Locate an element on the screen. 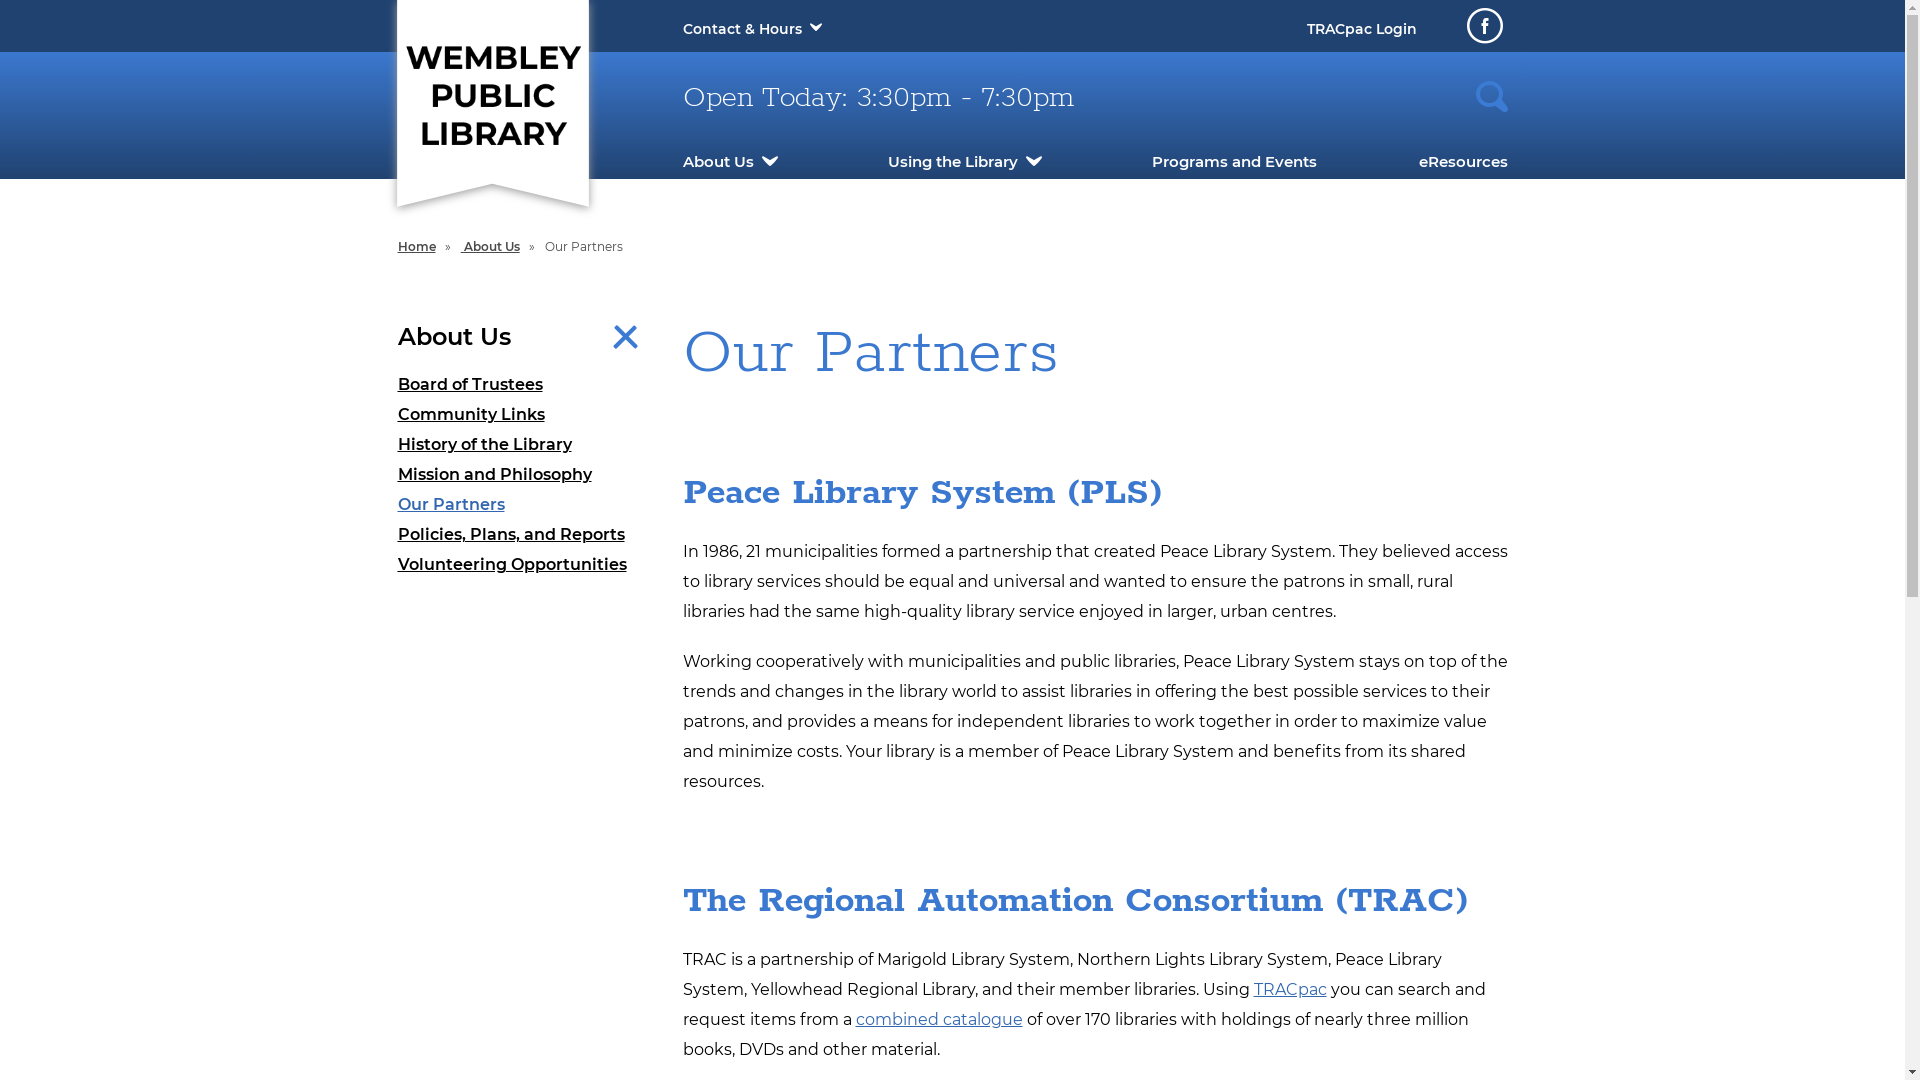 The image size is (1920, 1080). 'Volunteering Opportunities' is located at coordinates (398, 564).